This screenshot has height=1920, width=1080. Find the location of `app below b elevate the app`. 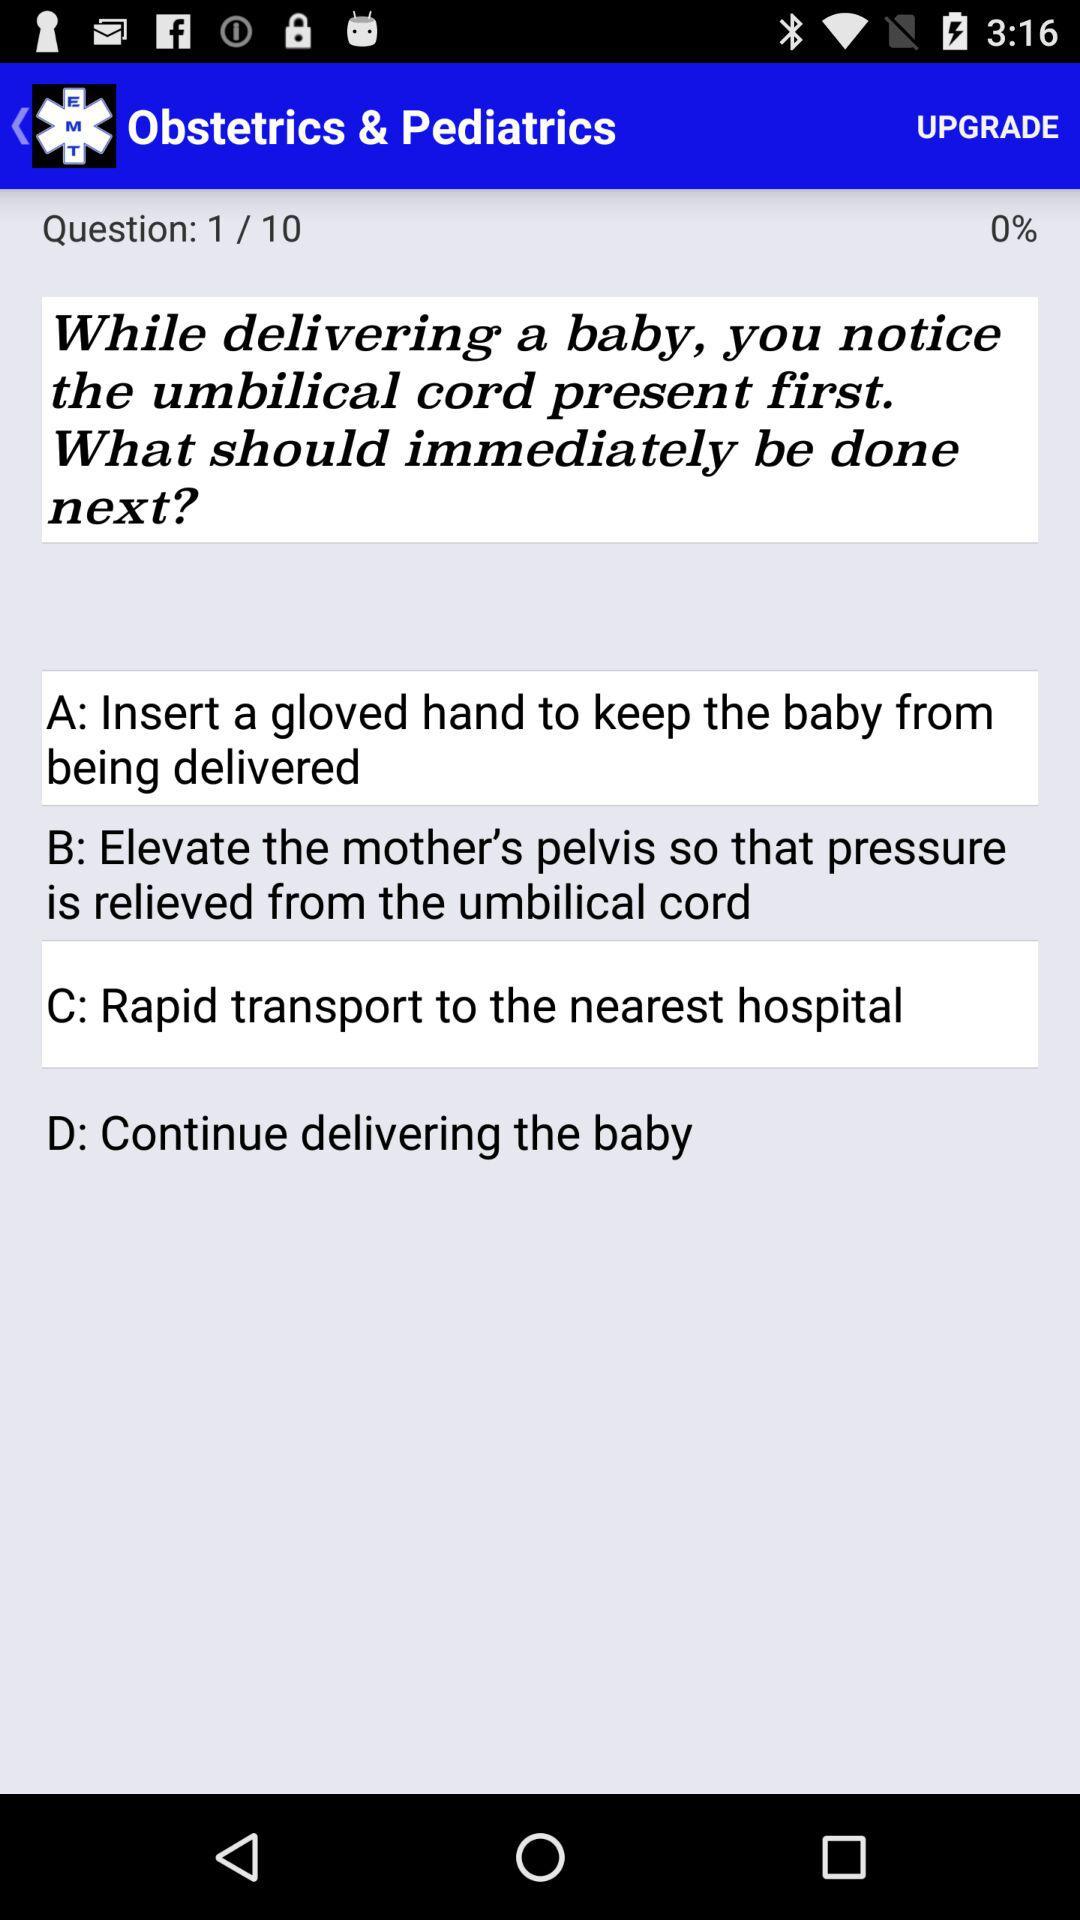

app below b elevate the app is located at coordinates (540, 1004).